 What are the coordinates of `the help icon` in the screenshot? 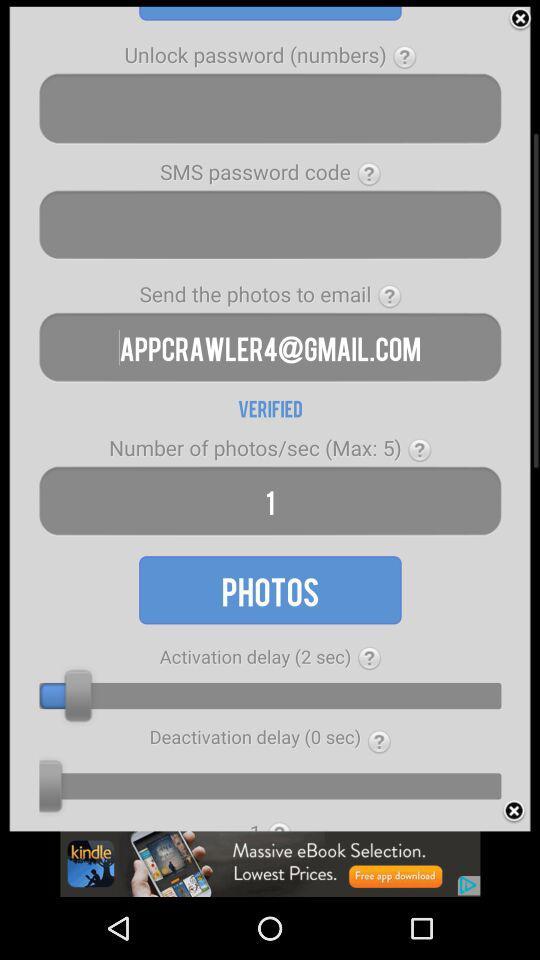 It's located at (368, 704).